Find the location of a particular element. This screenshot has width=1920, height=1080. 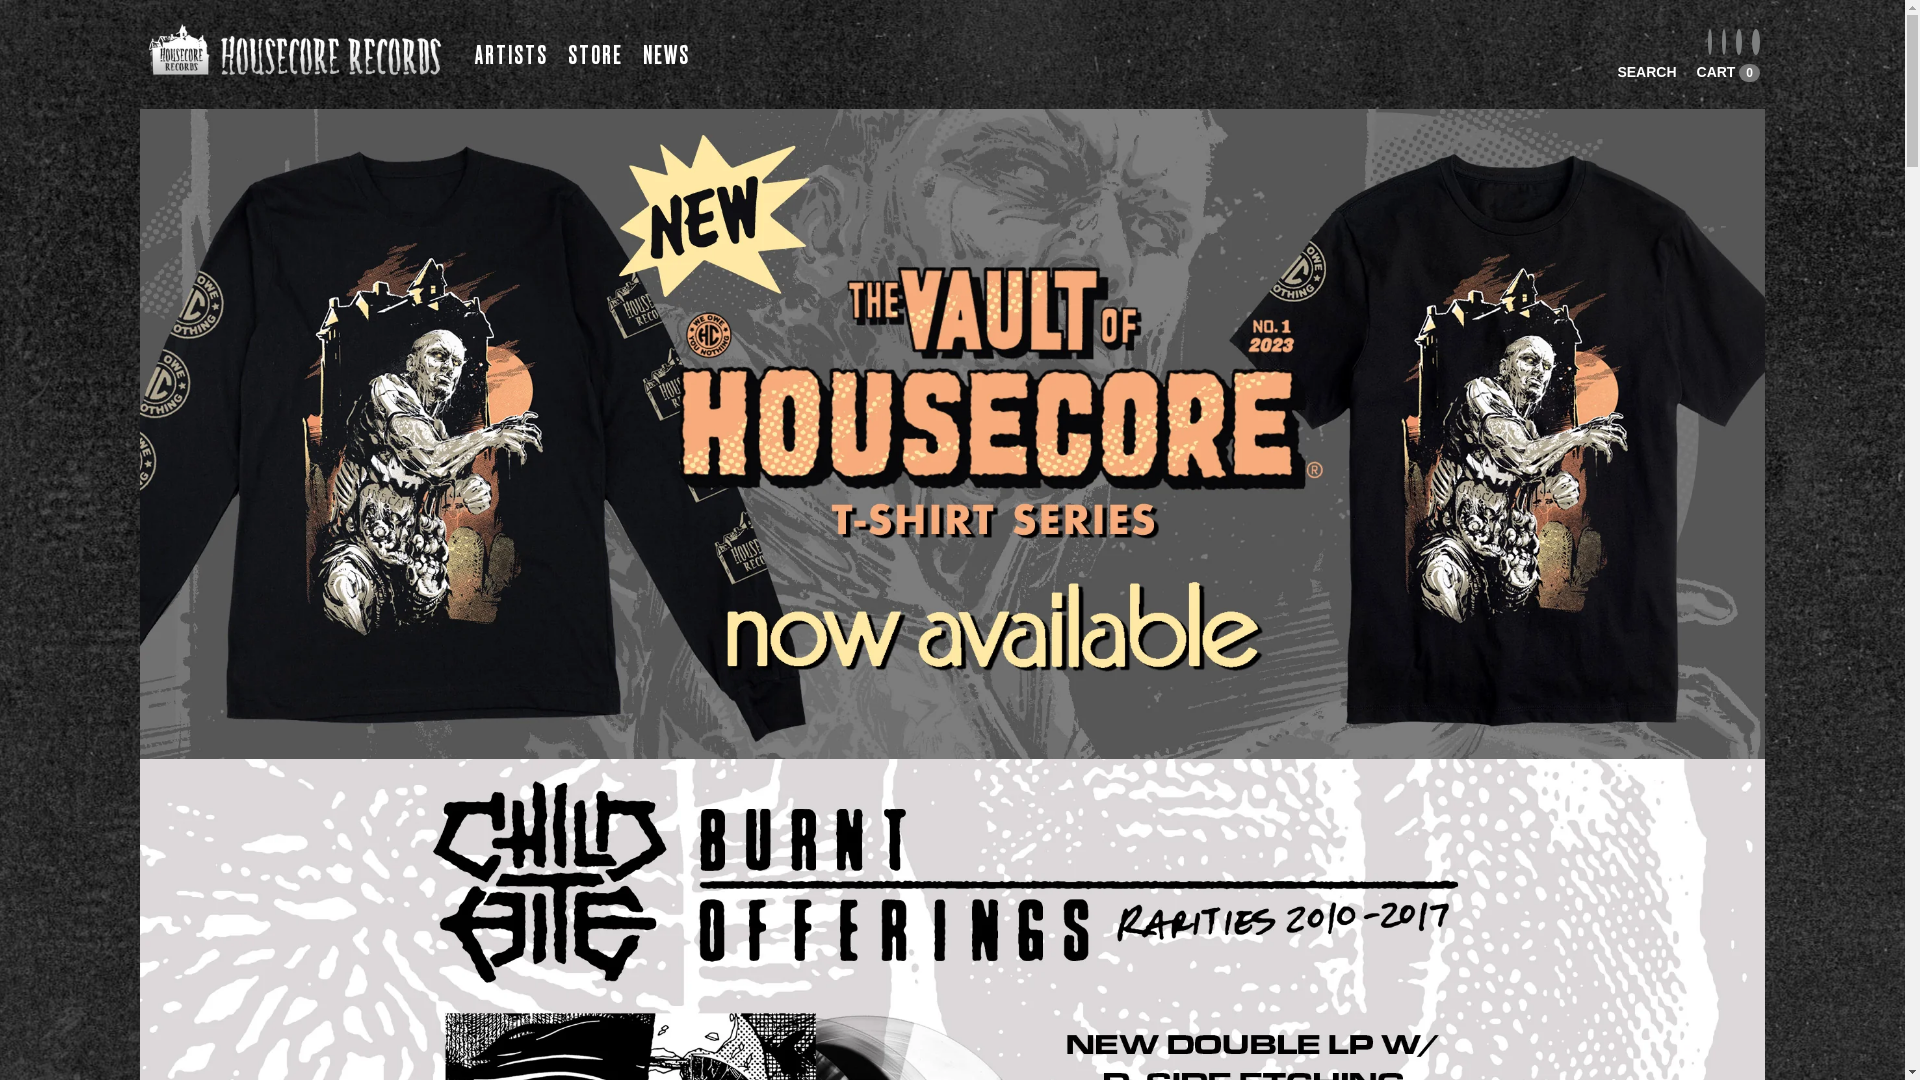

'ARTISTS' is located at coordinates (474, 55).